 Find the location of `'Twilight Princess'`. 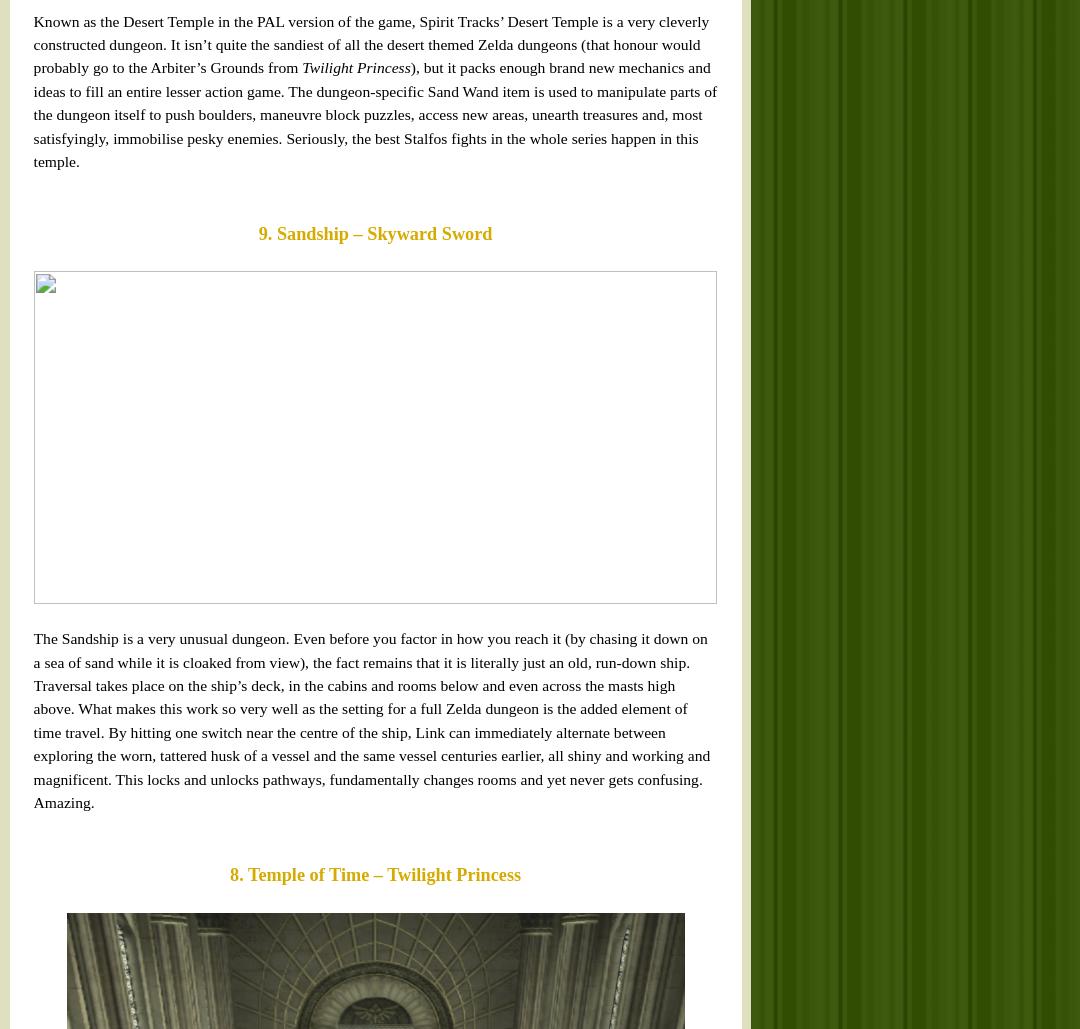

'Twilight Princess' is located at coordinates (72, 252).